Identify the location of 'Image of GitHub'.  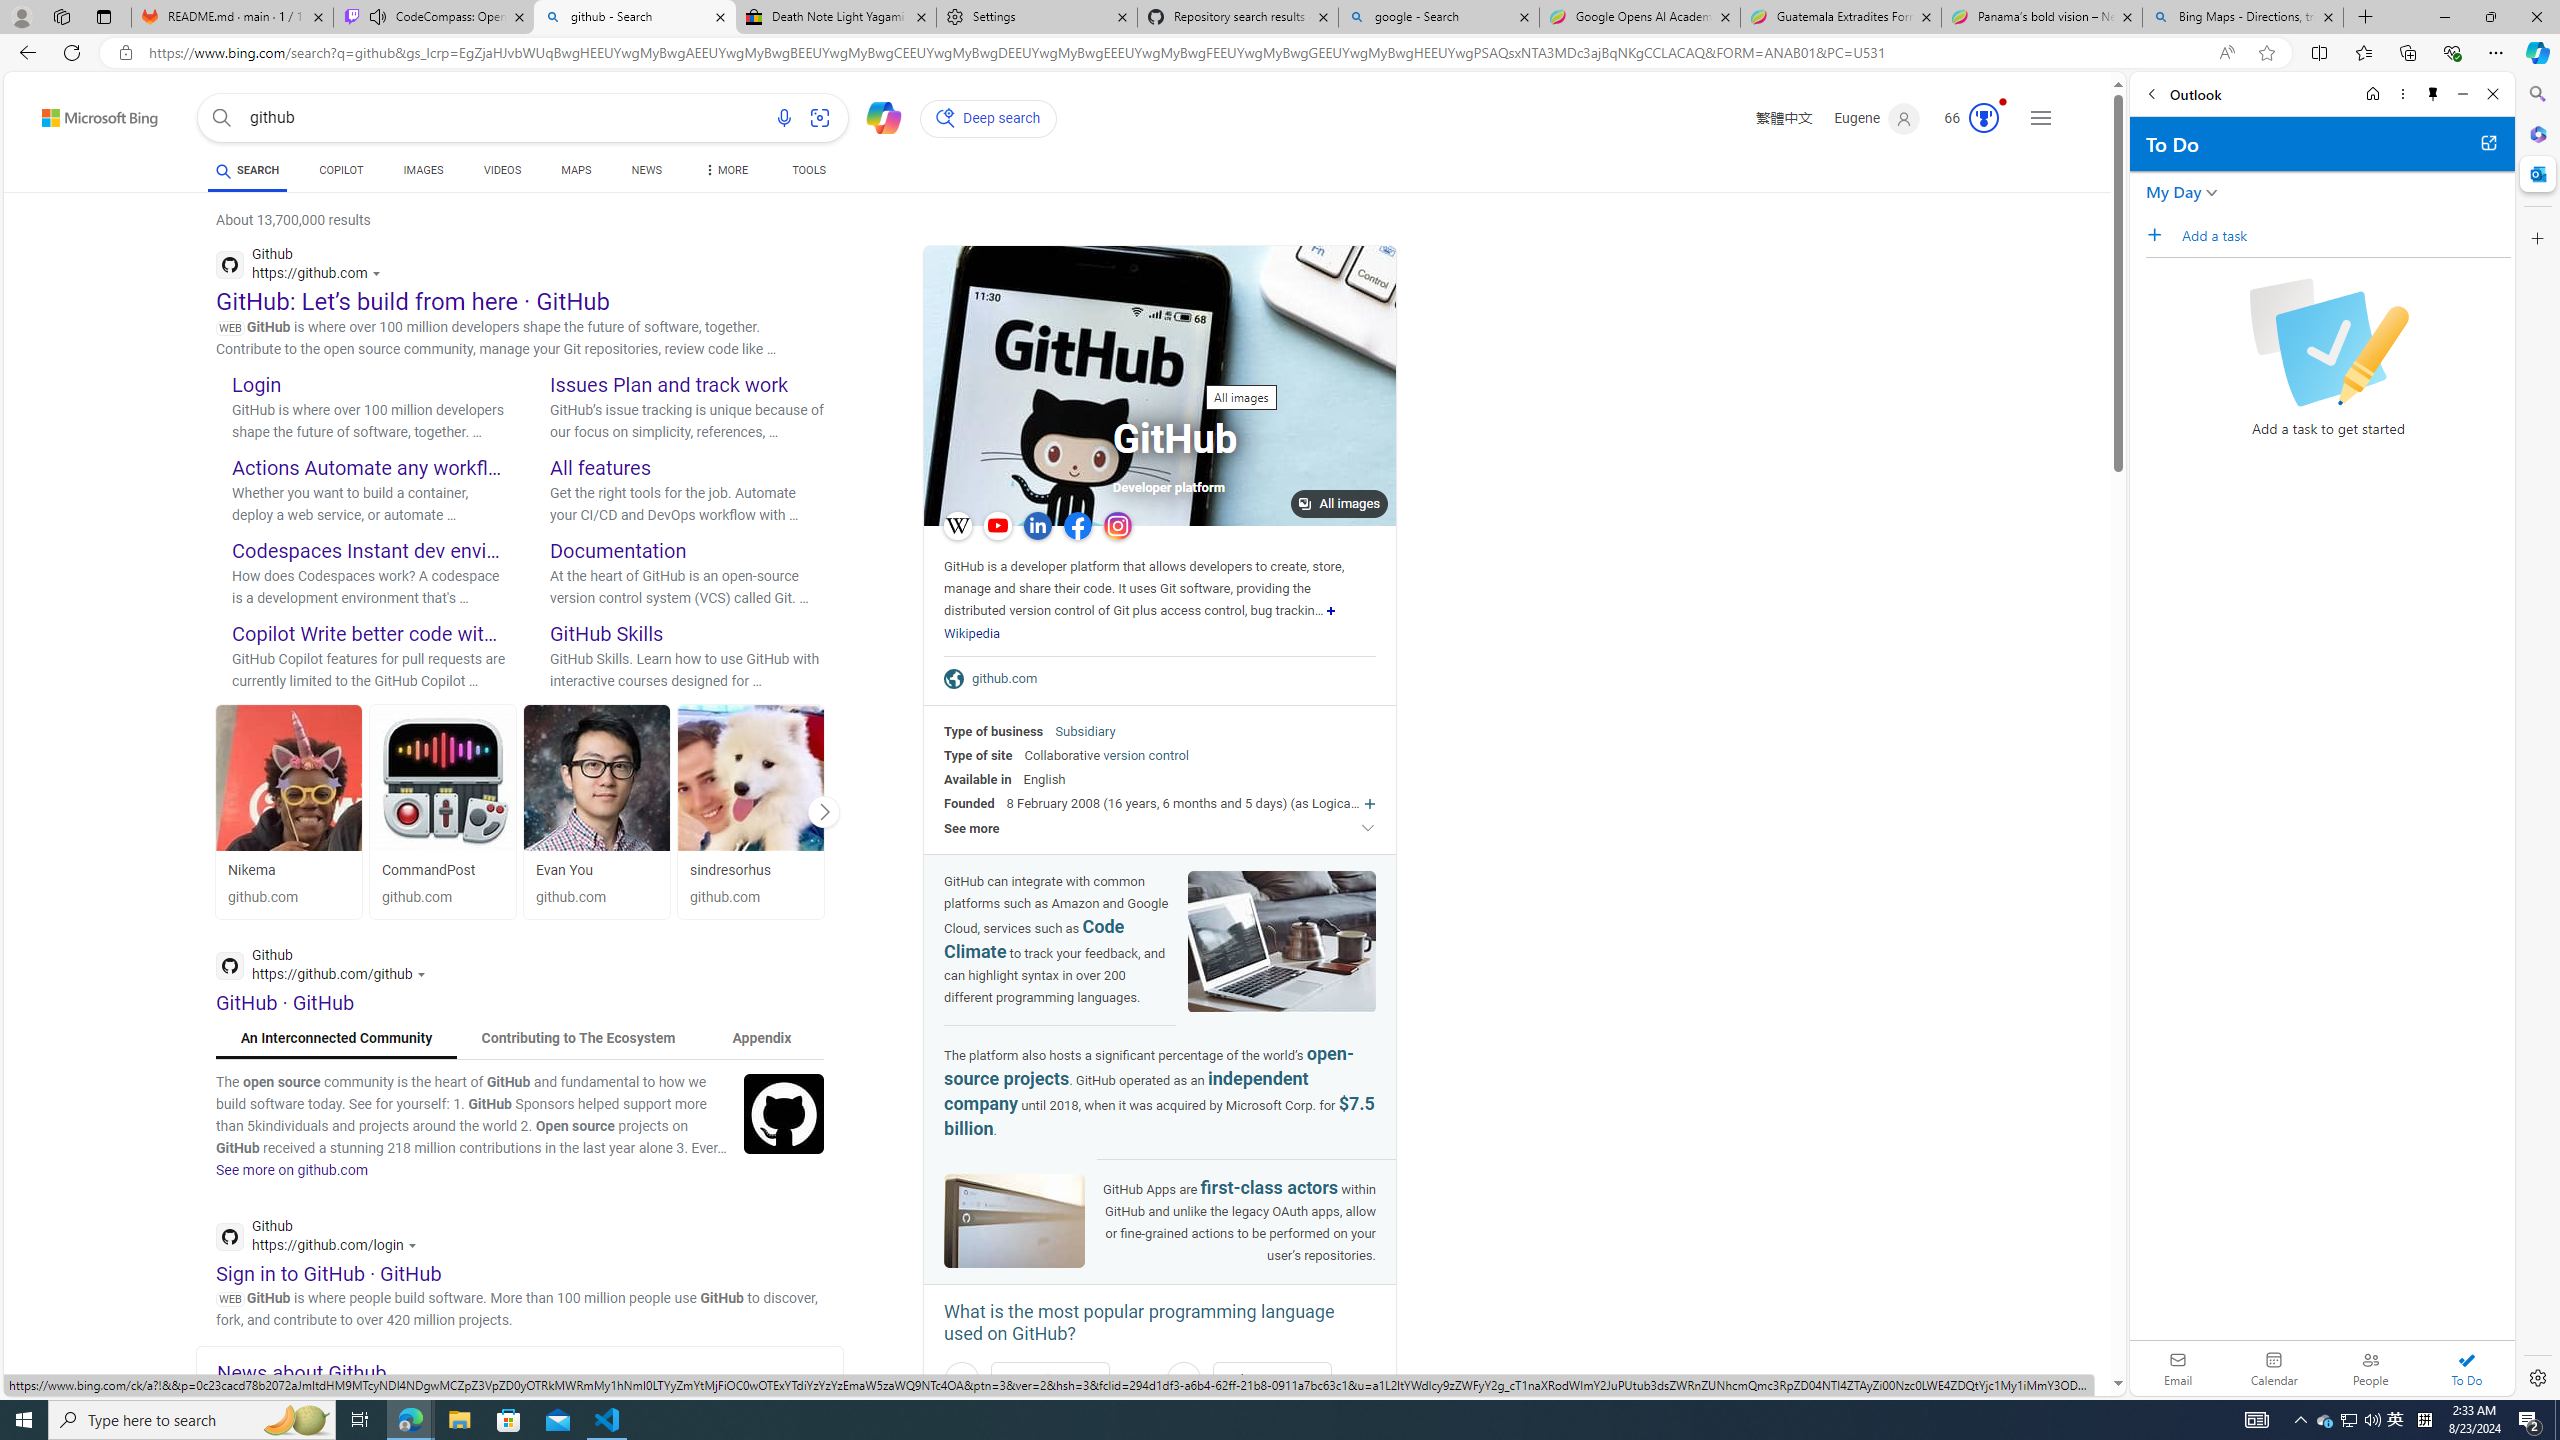
(1015, 1221).